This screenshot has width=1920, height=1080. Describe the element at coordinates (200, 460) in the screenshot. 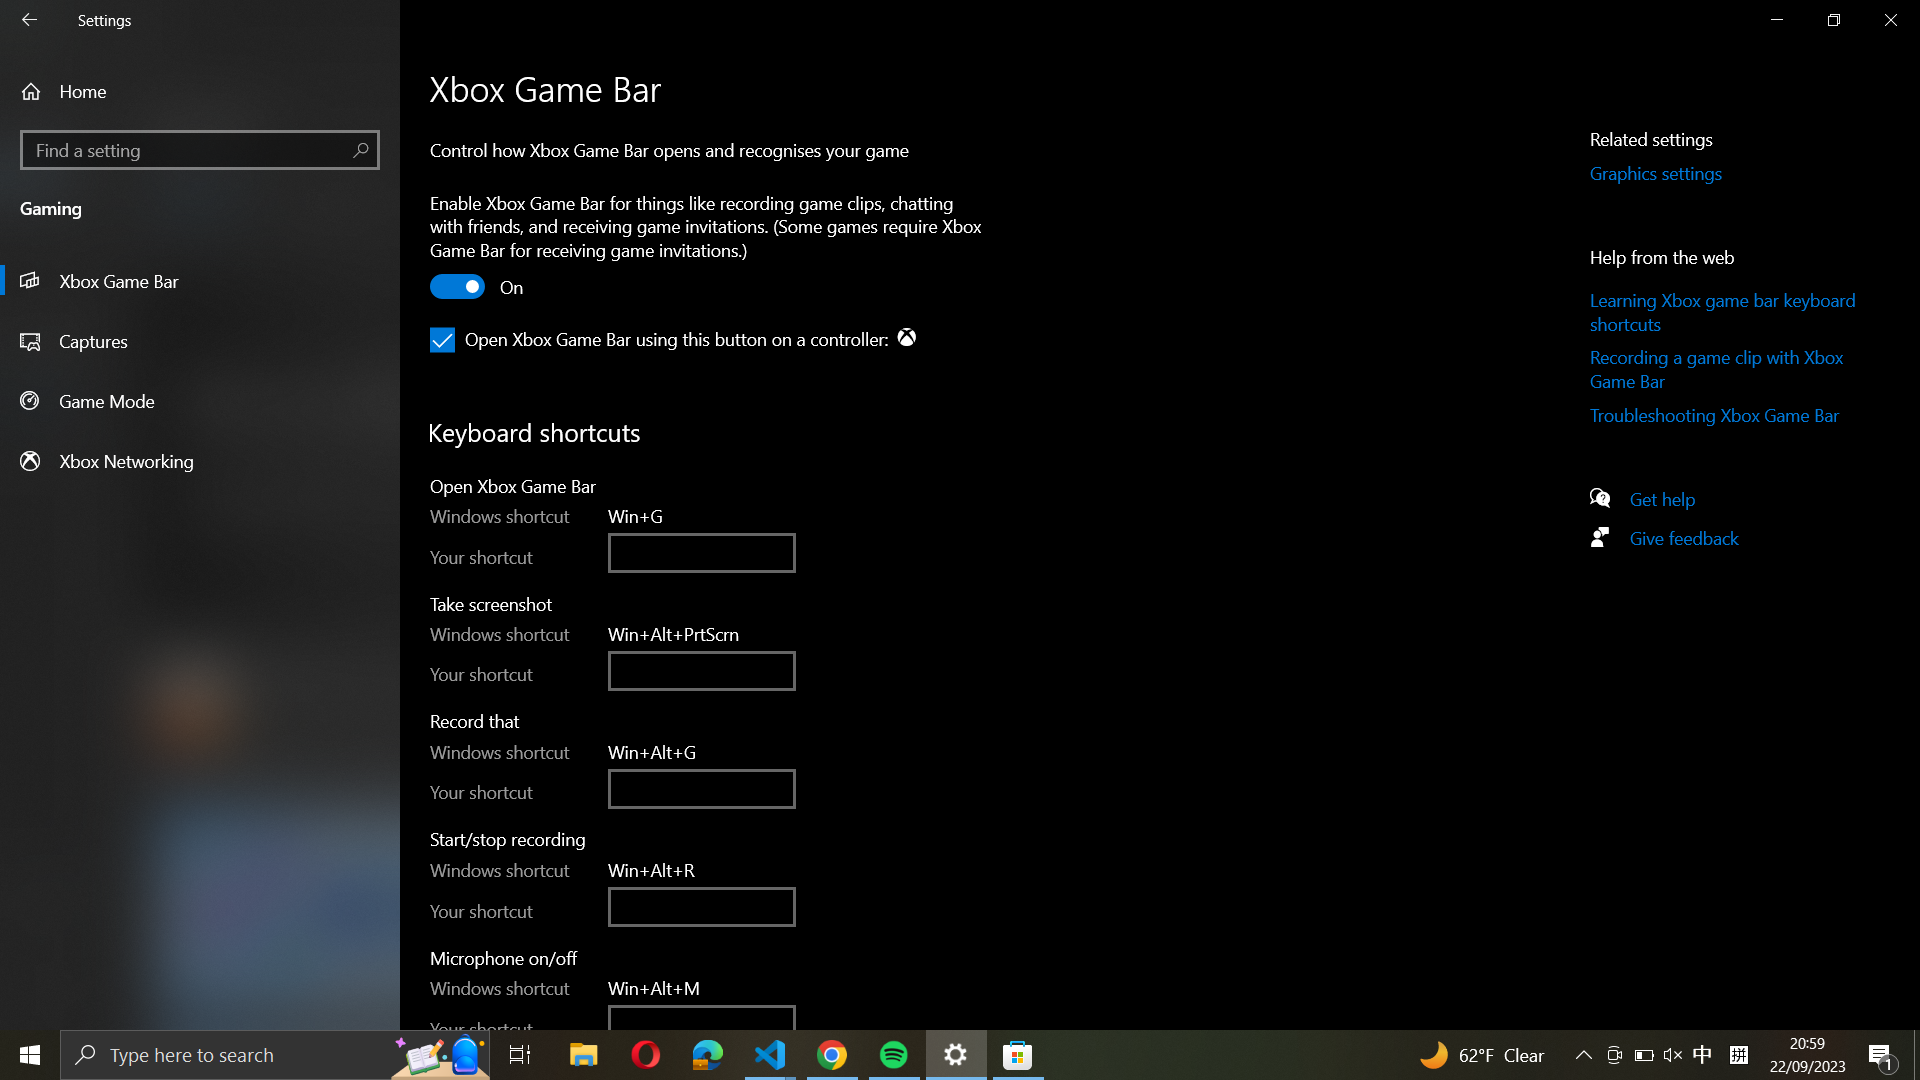

I see `the Xbox Networking settings by clicking on the button on the left panel` at that location.